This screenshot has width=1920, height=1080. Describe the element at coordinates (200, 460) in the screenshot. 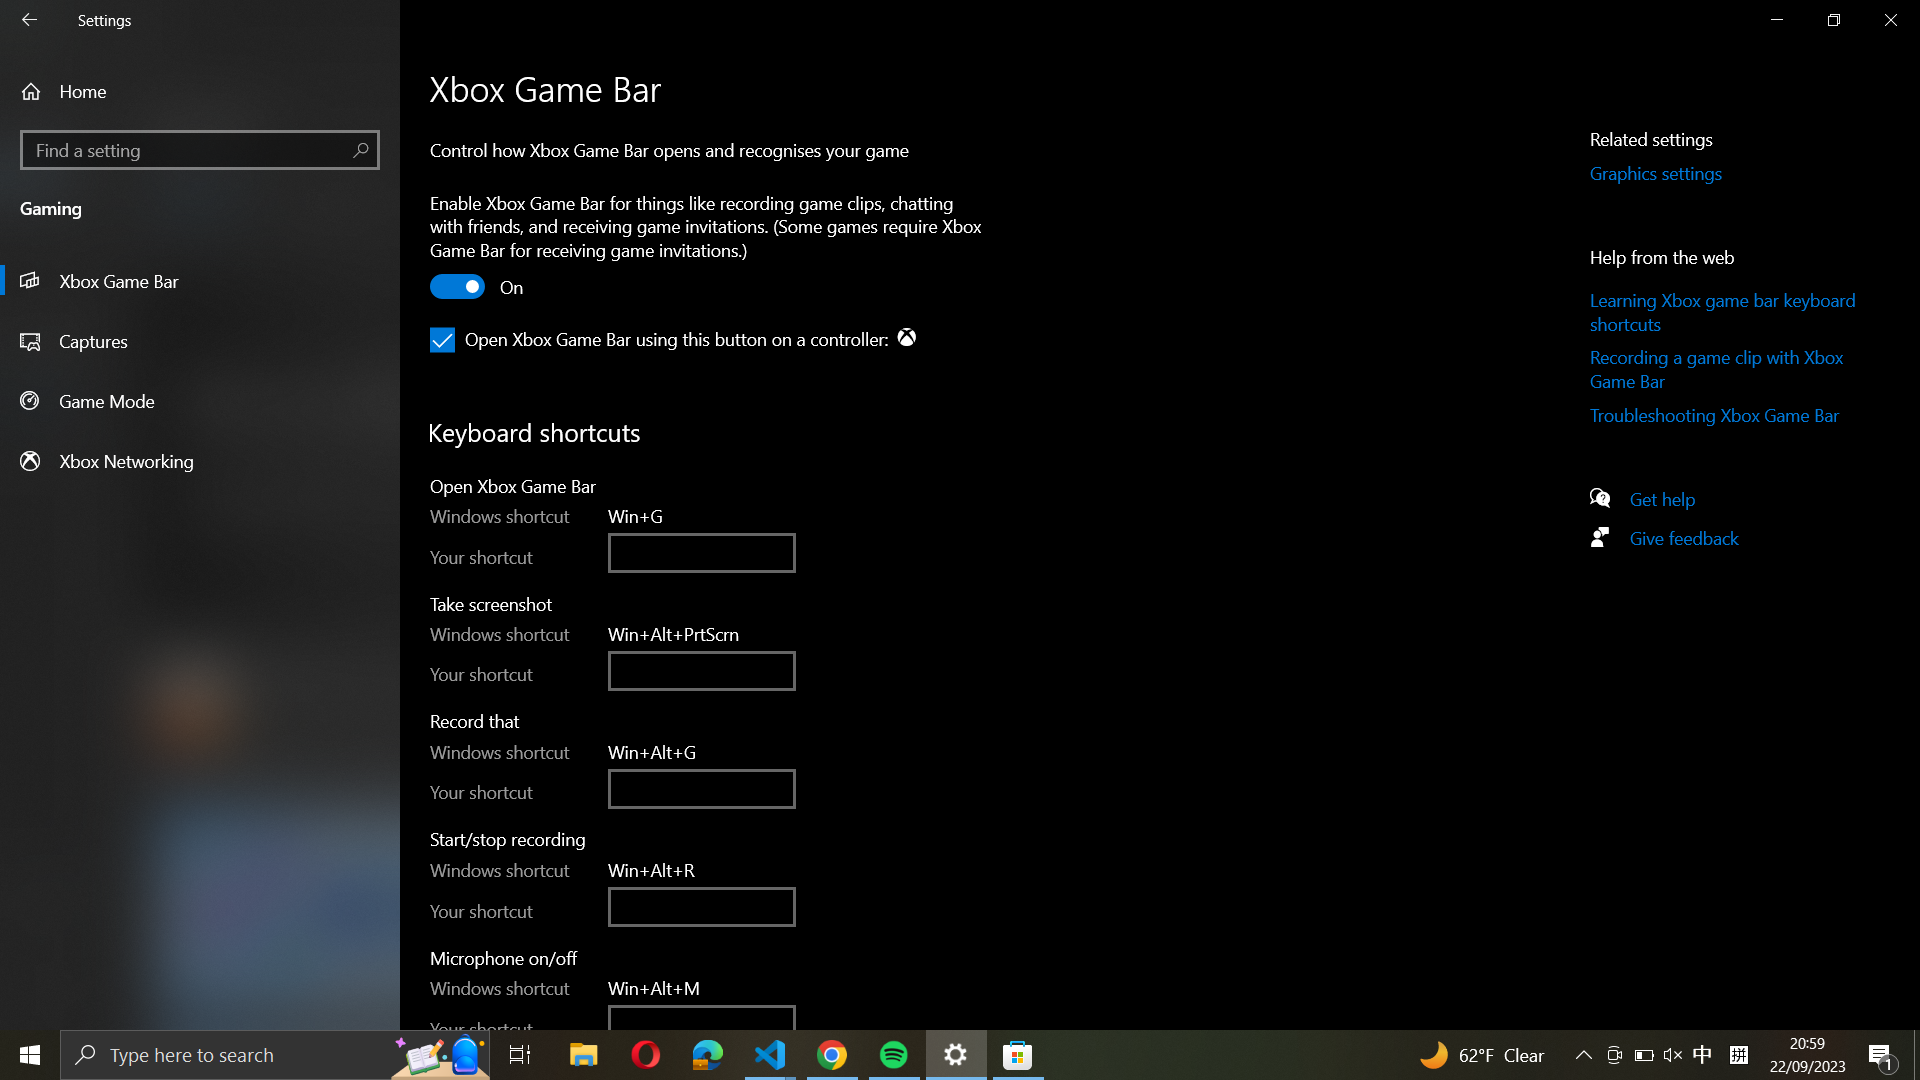

I see `the Xbox Networking settings by clicking on the button on the left panel` at that location.